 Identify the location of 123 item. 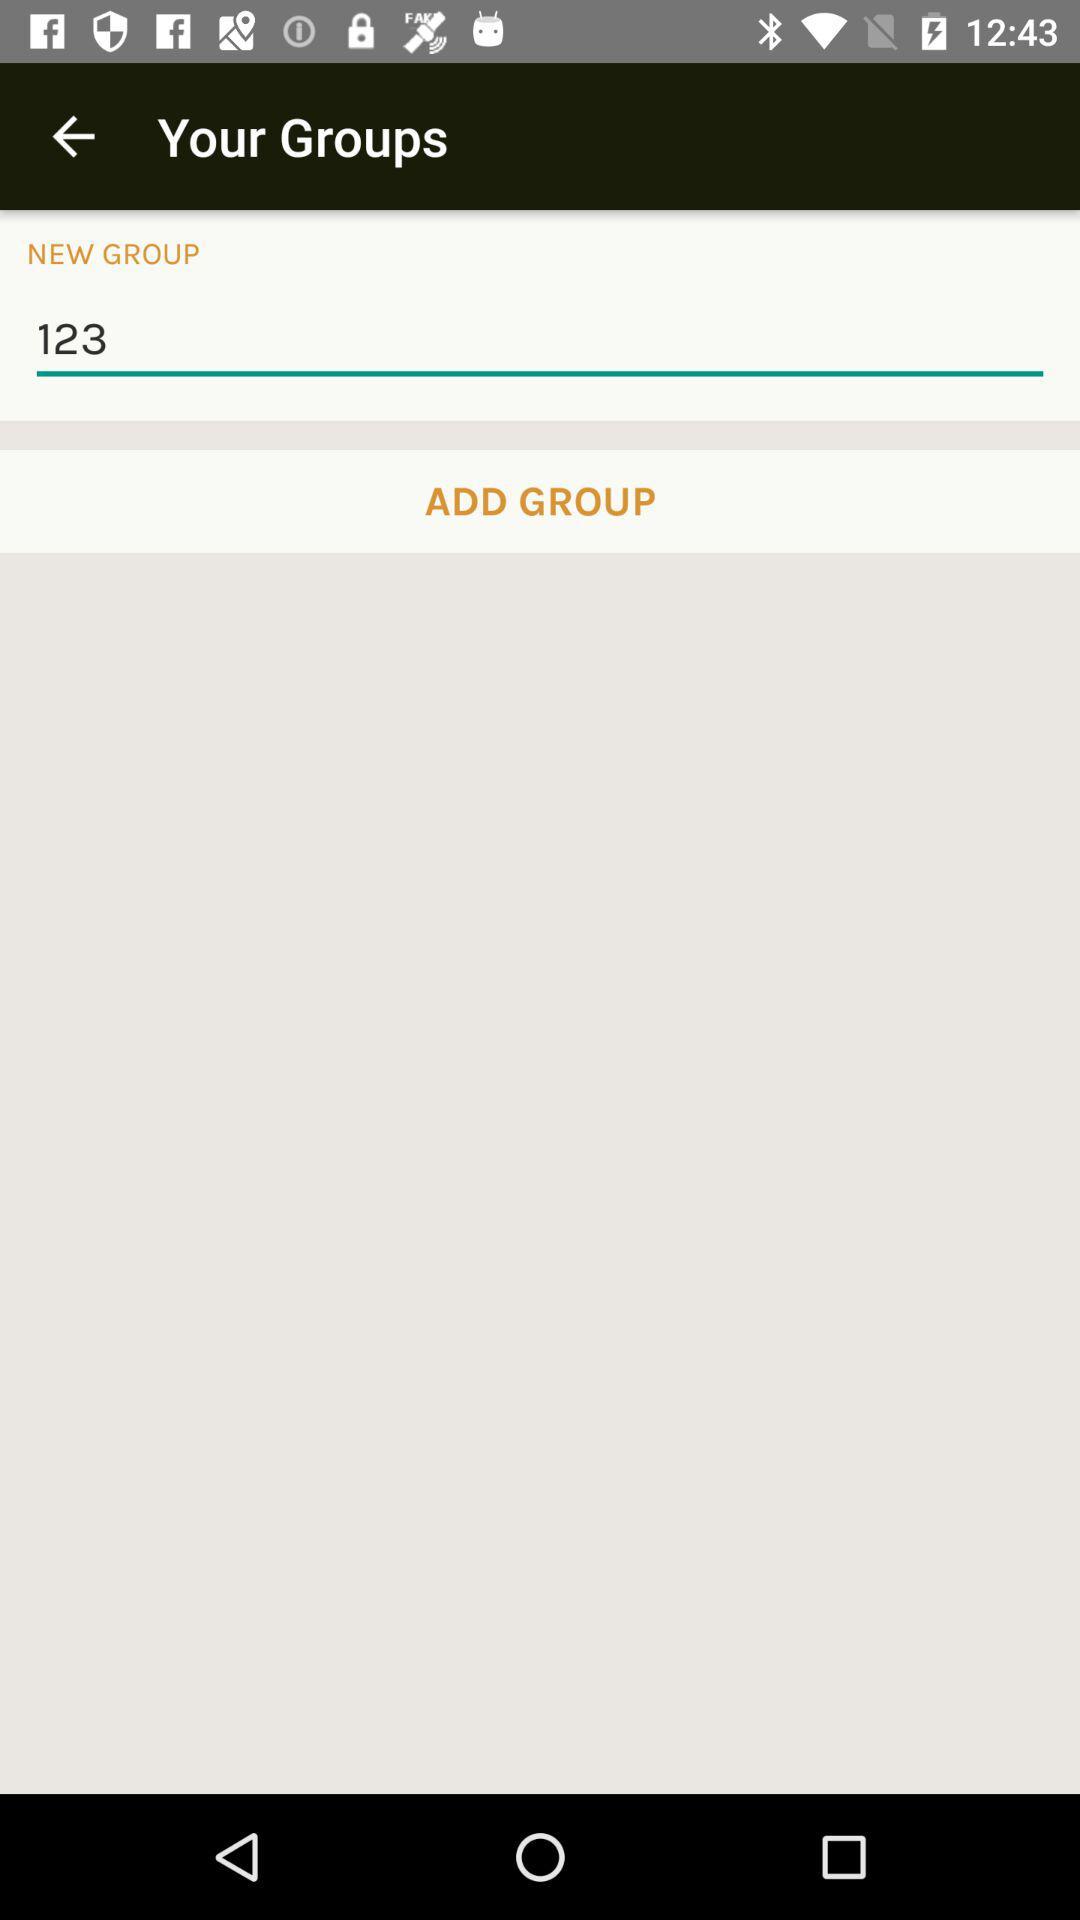
(540, 340).